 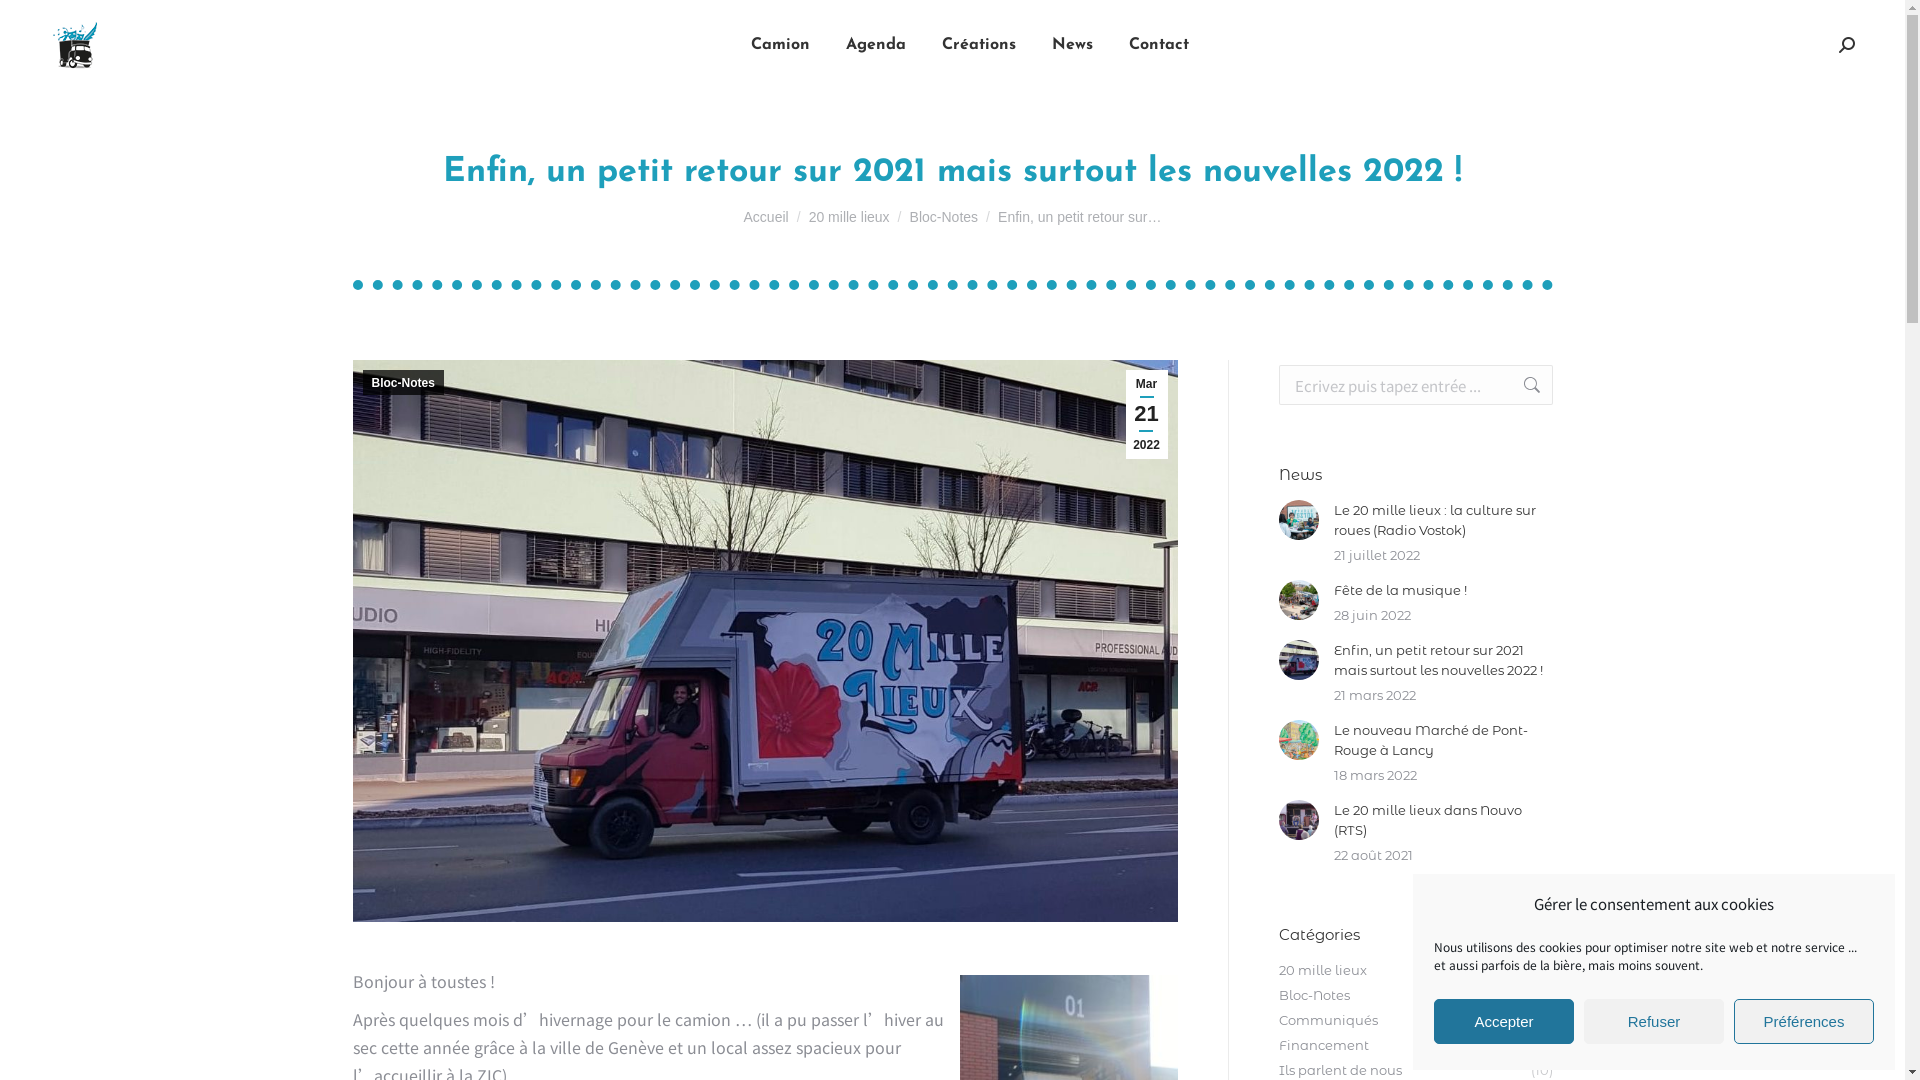 What do you see at coordinates (743, 216) in the screenshot?
I see `'Accueil'` at bounding box center [743, 216].